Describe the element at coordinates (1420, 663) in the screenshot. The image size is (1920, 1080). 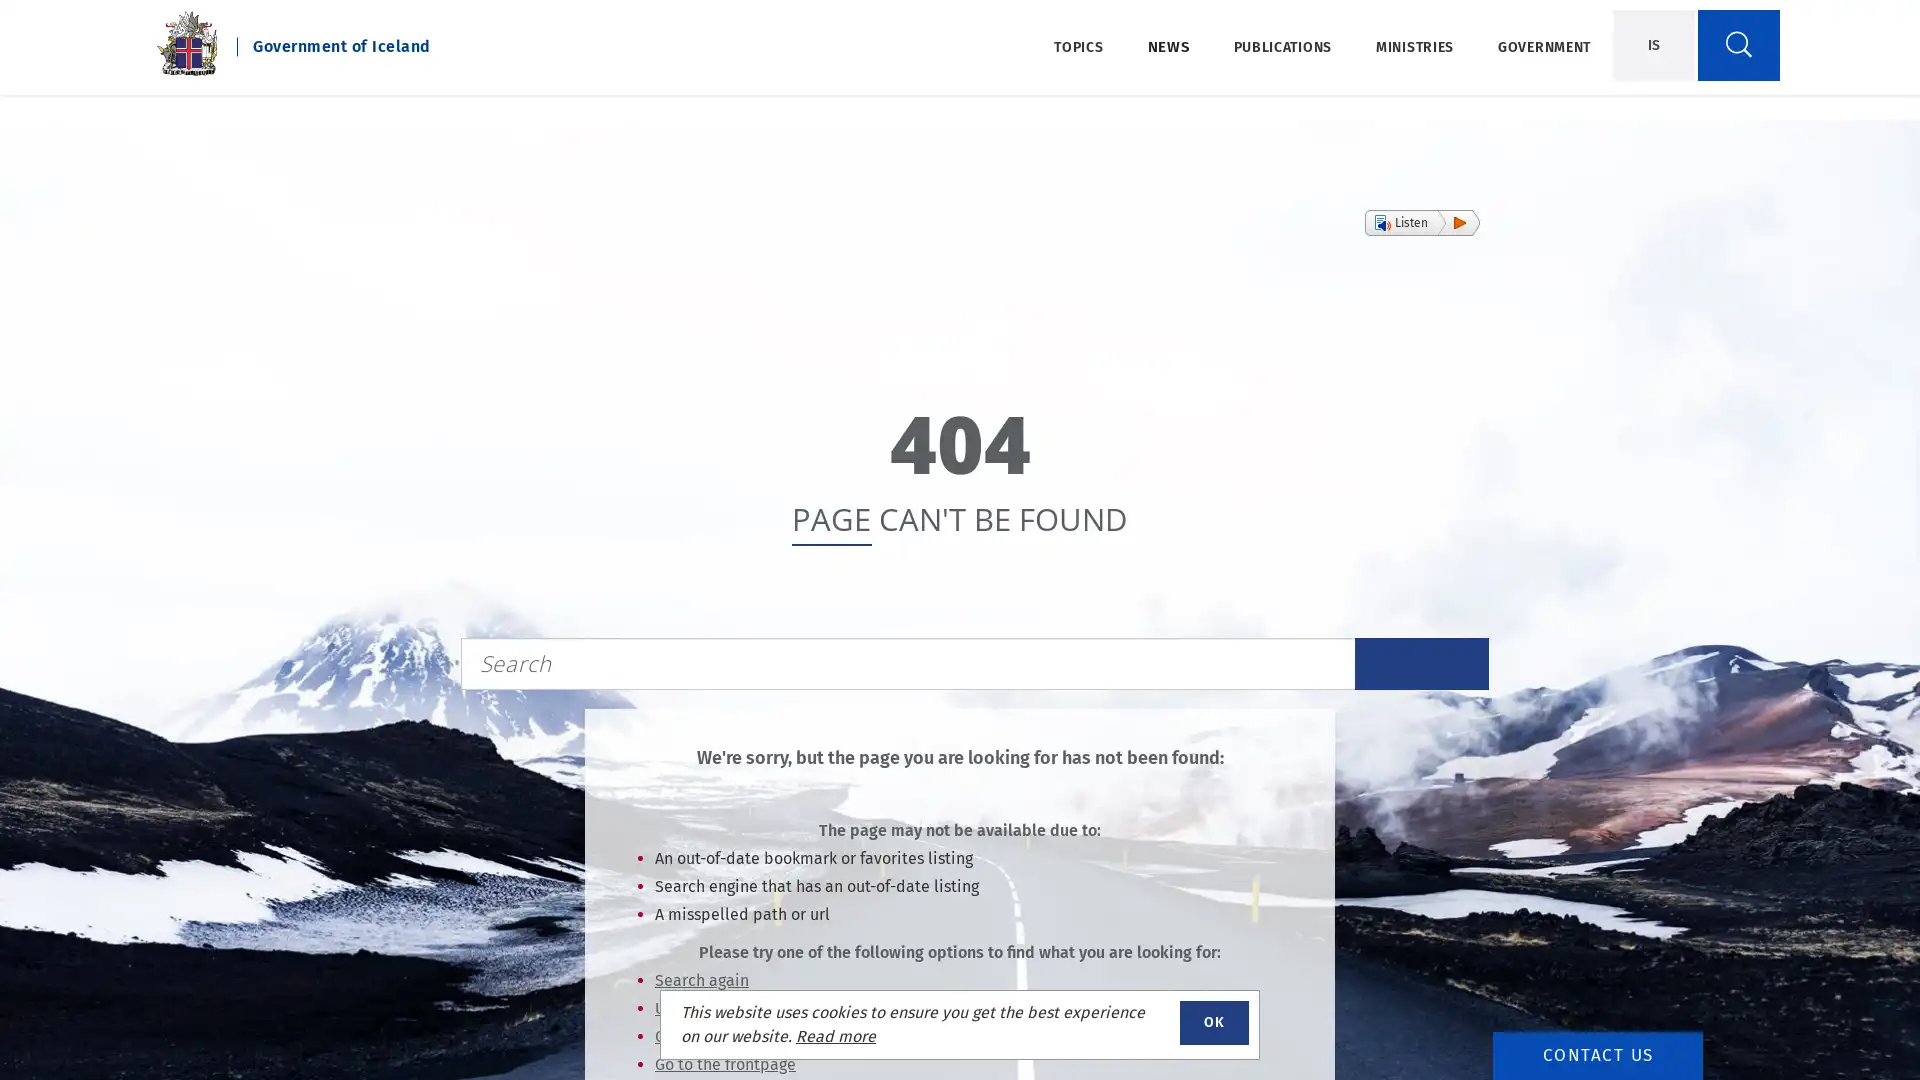
I see `SEARCH` at that location.